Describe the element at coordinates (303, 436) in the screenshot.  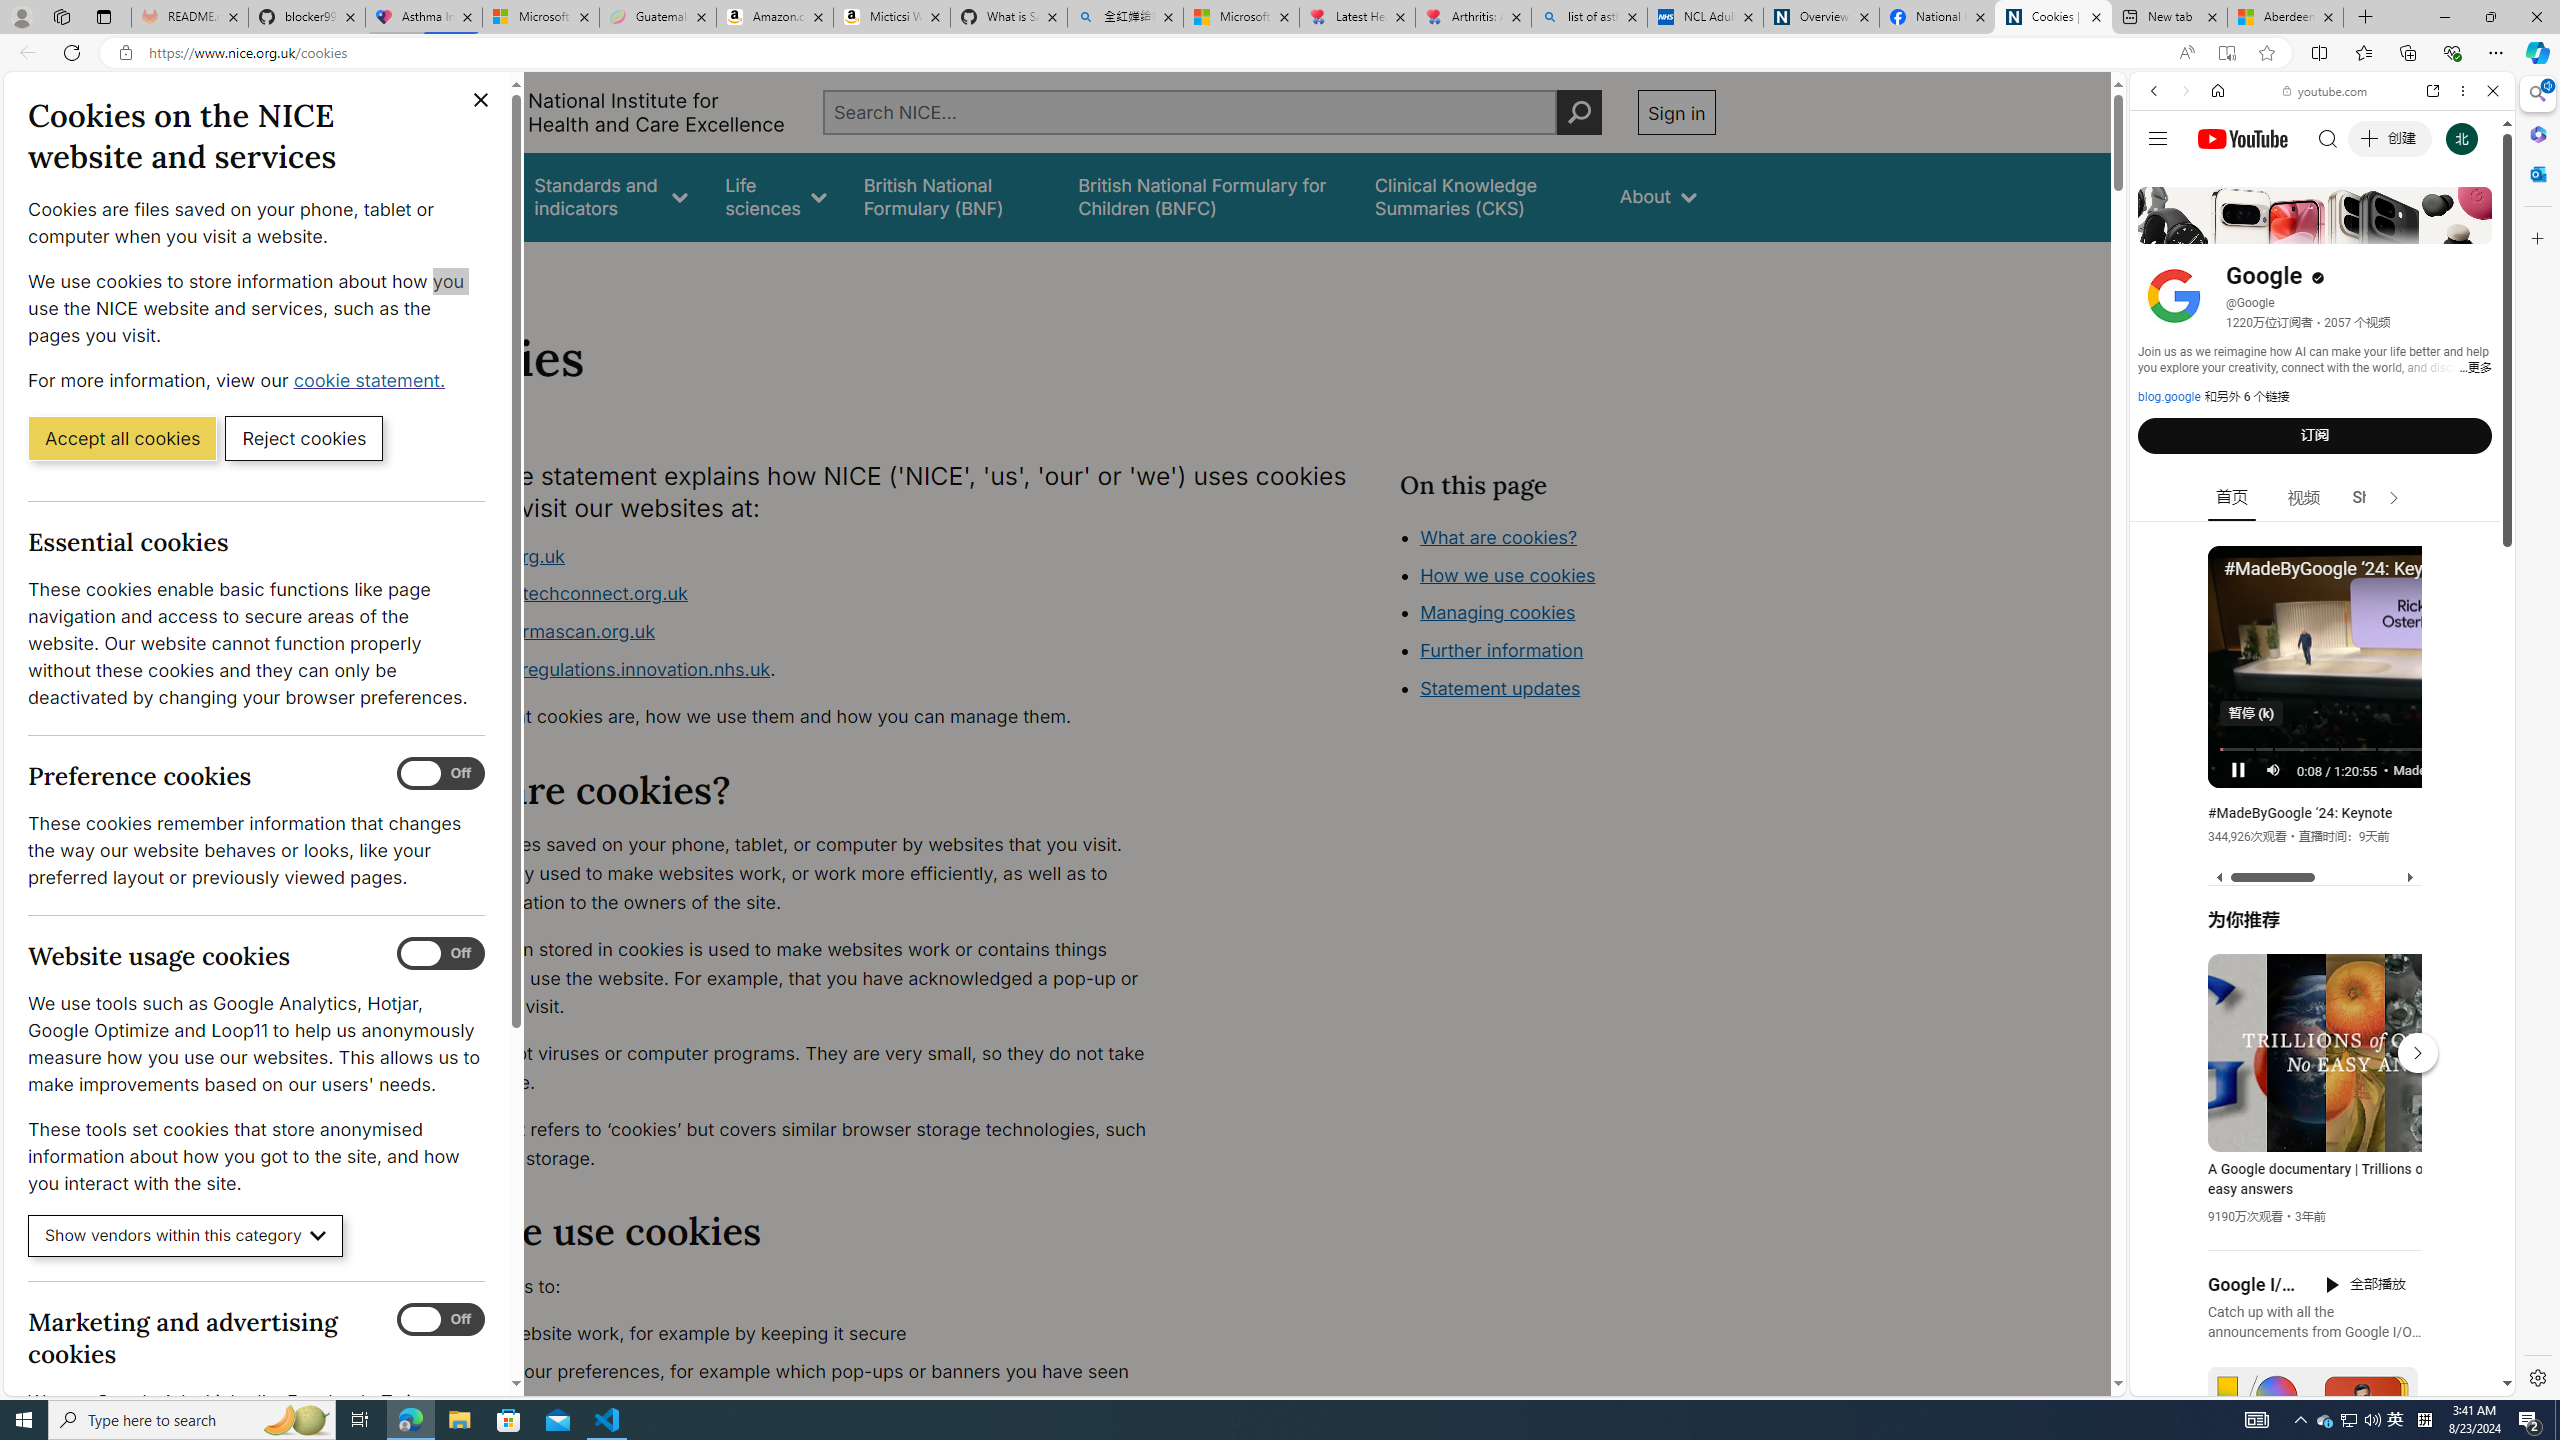
I see `'Reject cookies'` at that location.